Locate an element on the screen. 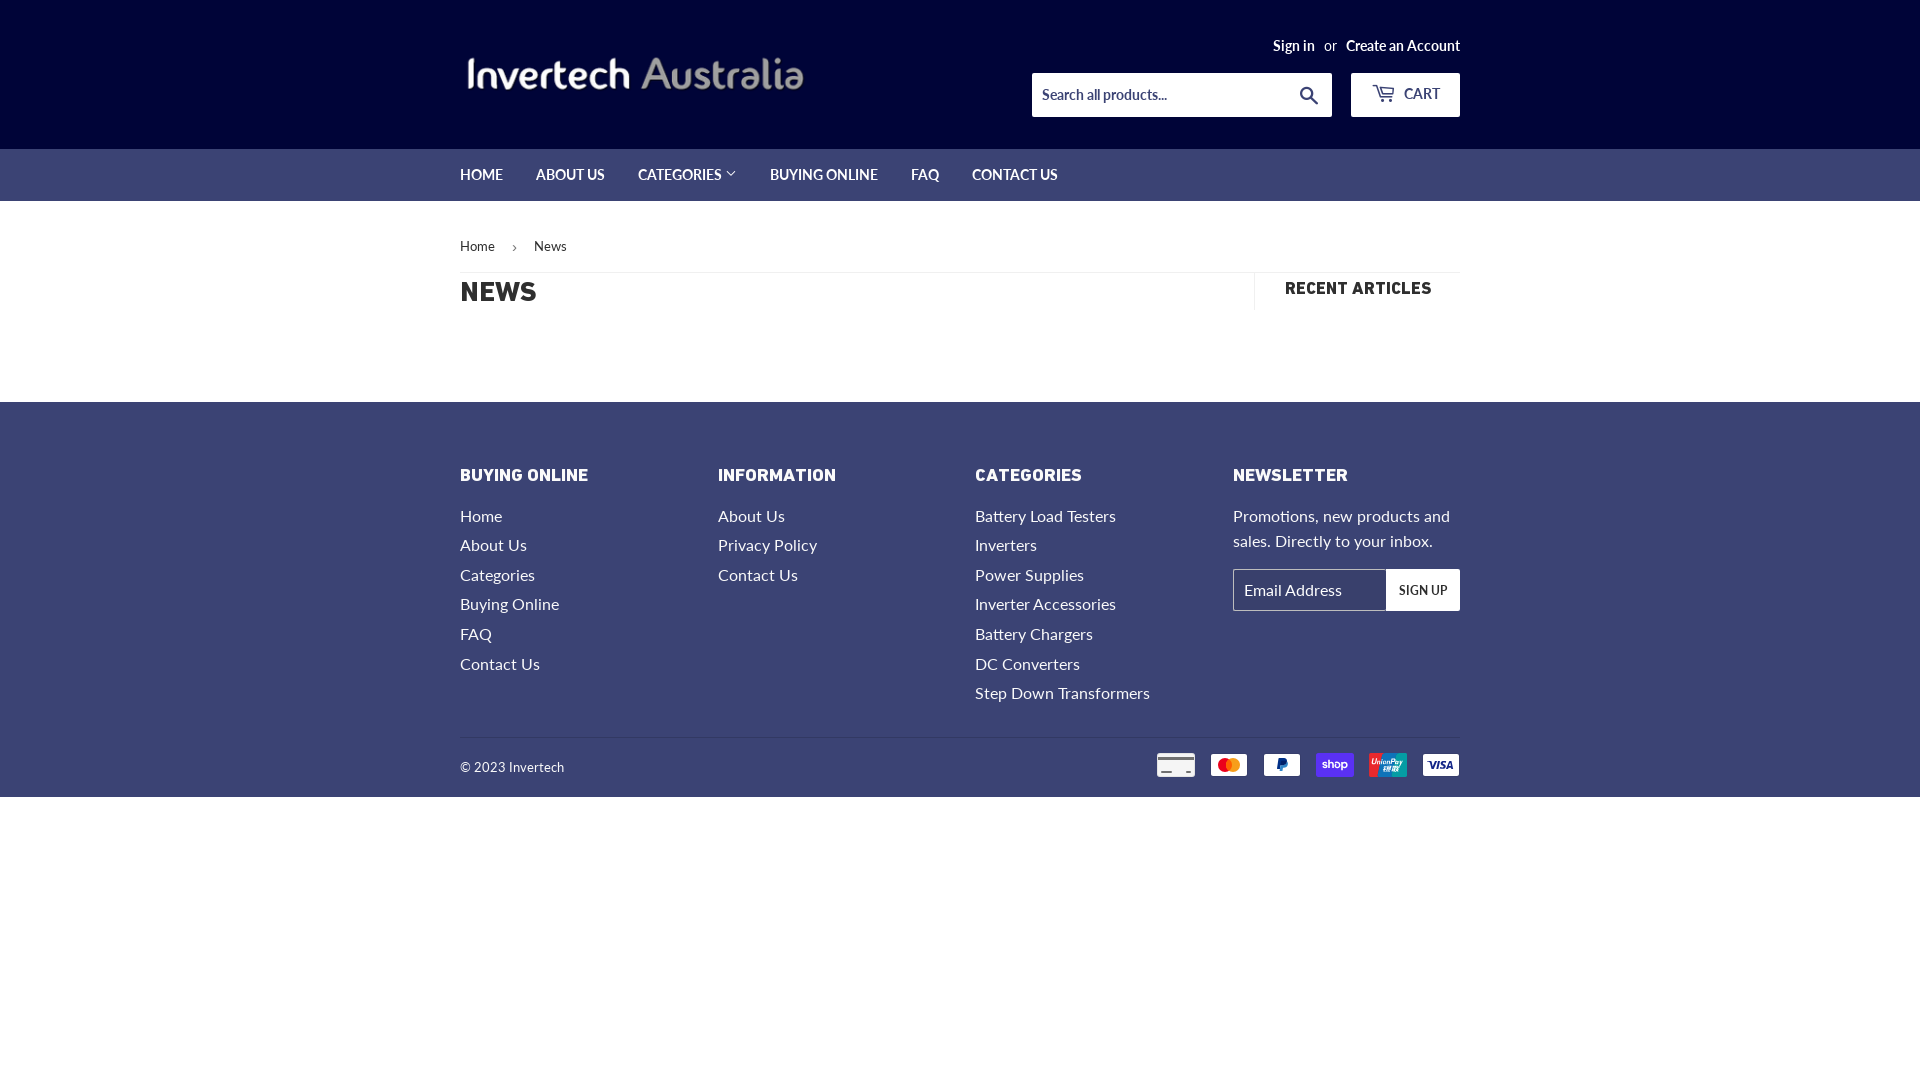 The width and height of the screenshot is (1920, 1080). 'Sign in' is located at coordinates (1294, 45).